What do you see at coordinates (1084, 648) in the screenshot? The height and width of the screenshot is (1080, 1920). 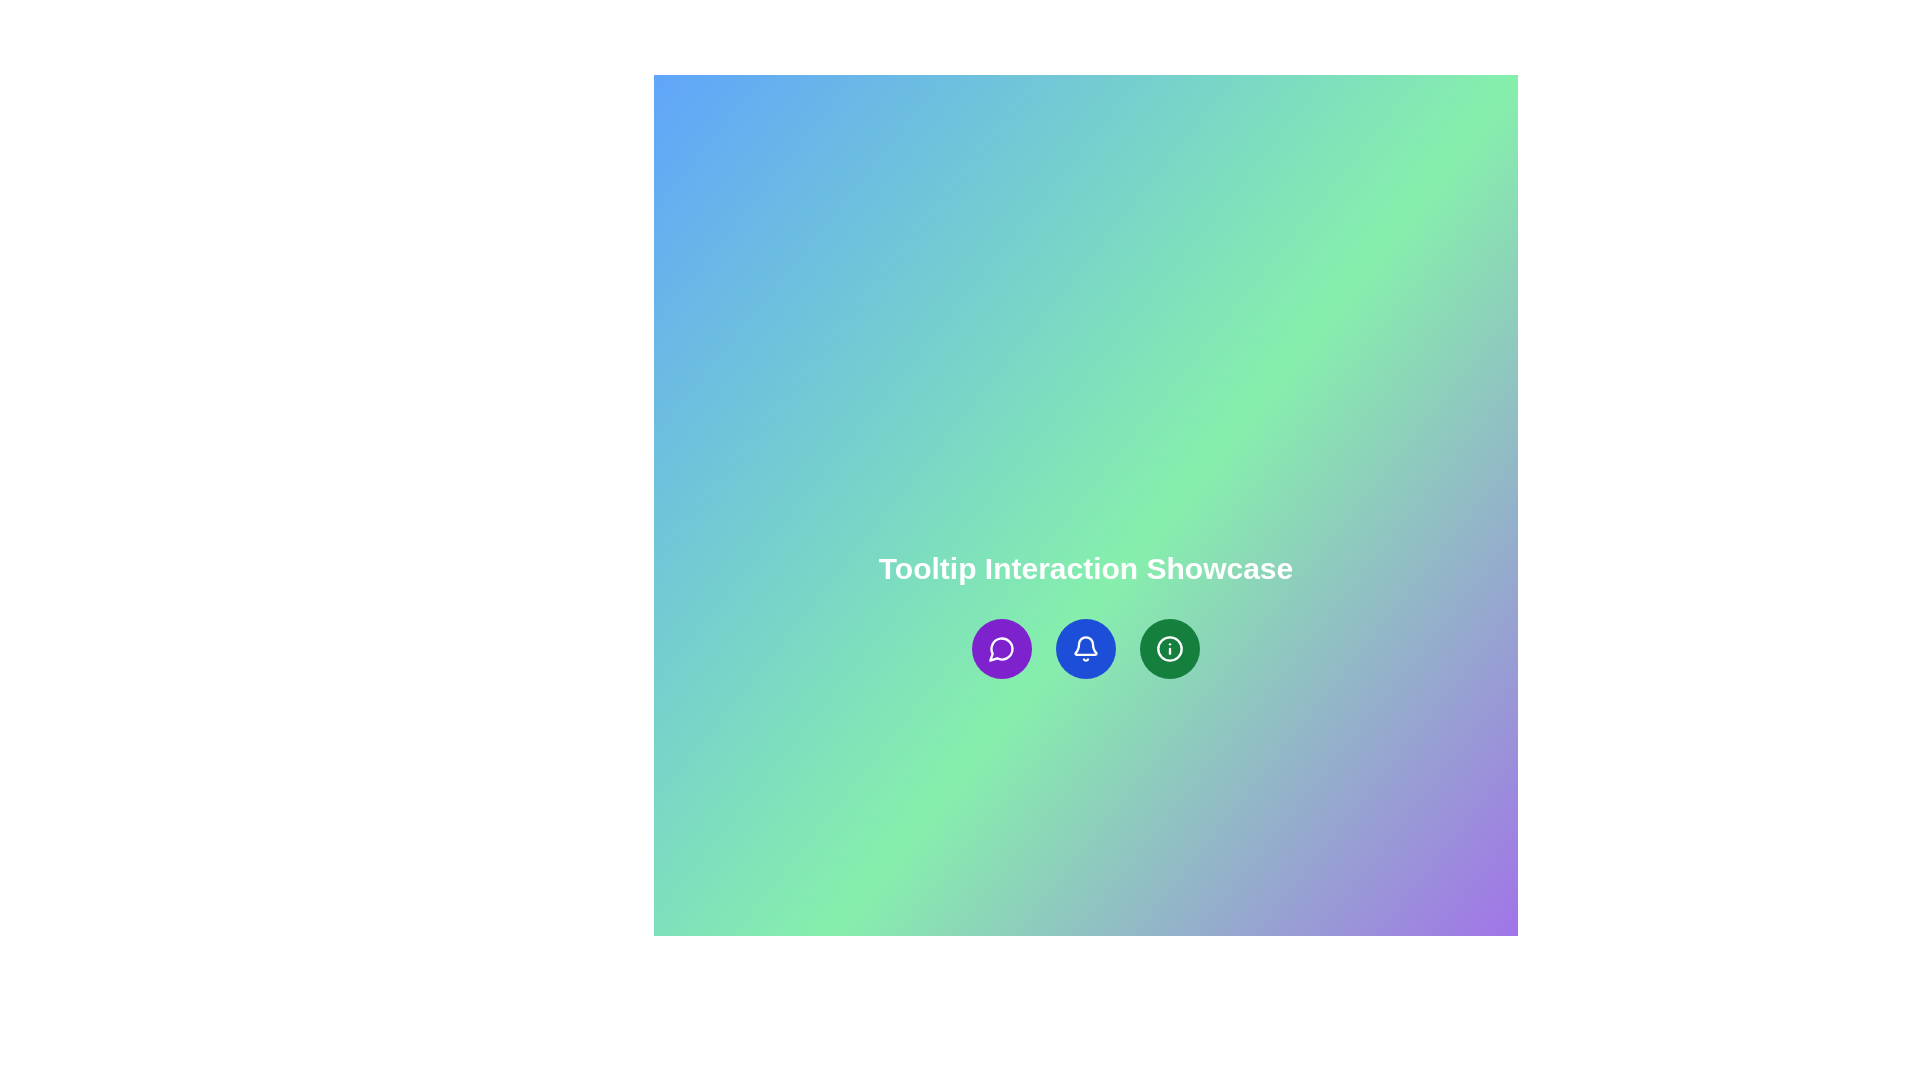 I see `the notification icon located in the center of the blue circular button, which is the middle button in a group of three` at bounding box center [1084, 648].